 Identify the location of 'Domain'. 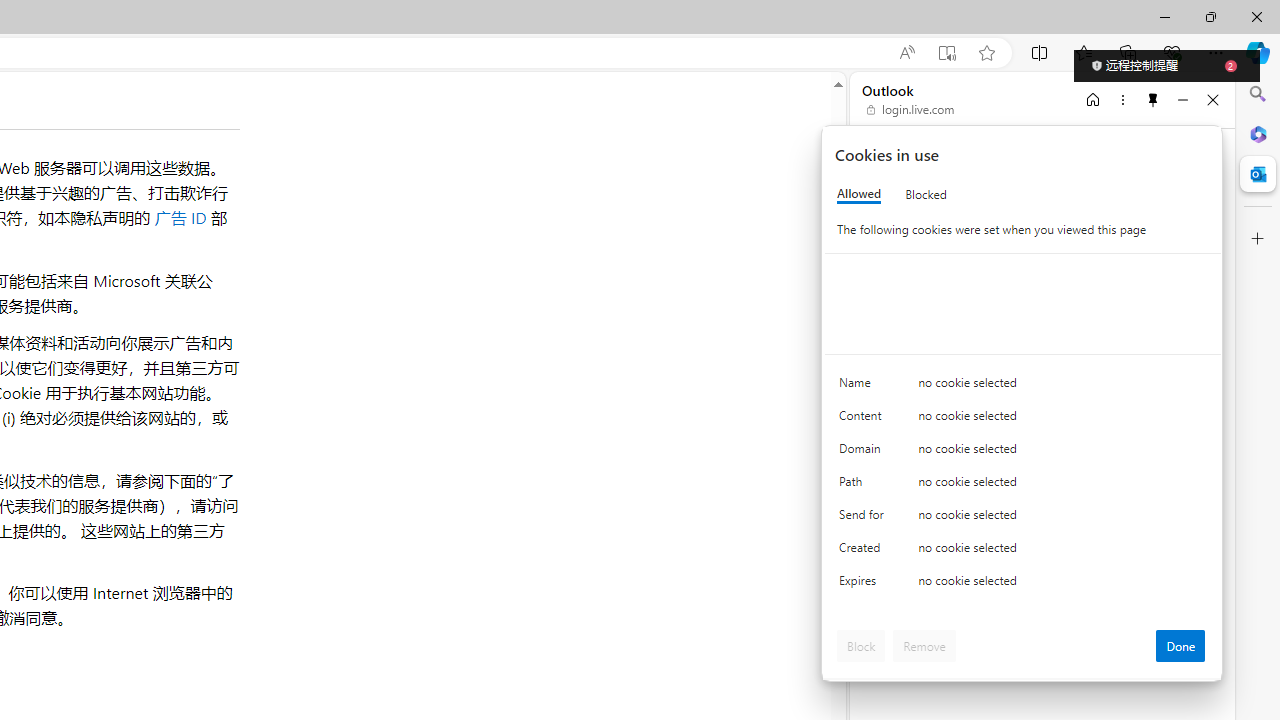
(865, 453).